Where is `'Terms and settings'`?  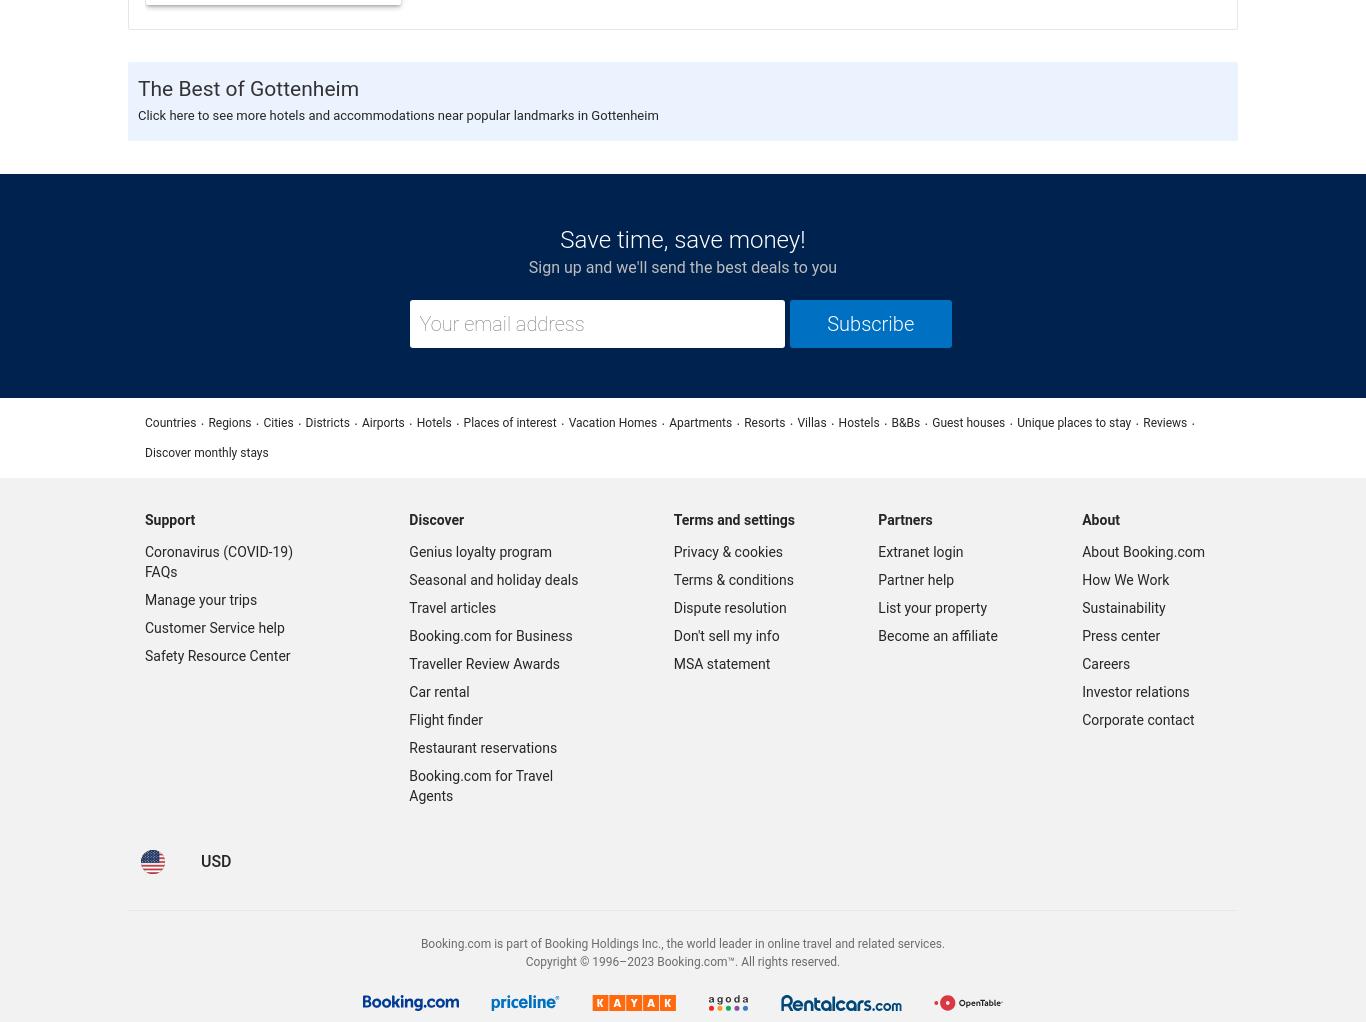 'Terms and settings' is located at coordinates (733, 518).